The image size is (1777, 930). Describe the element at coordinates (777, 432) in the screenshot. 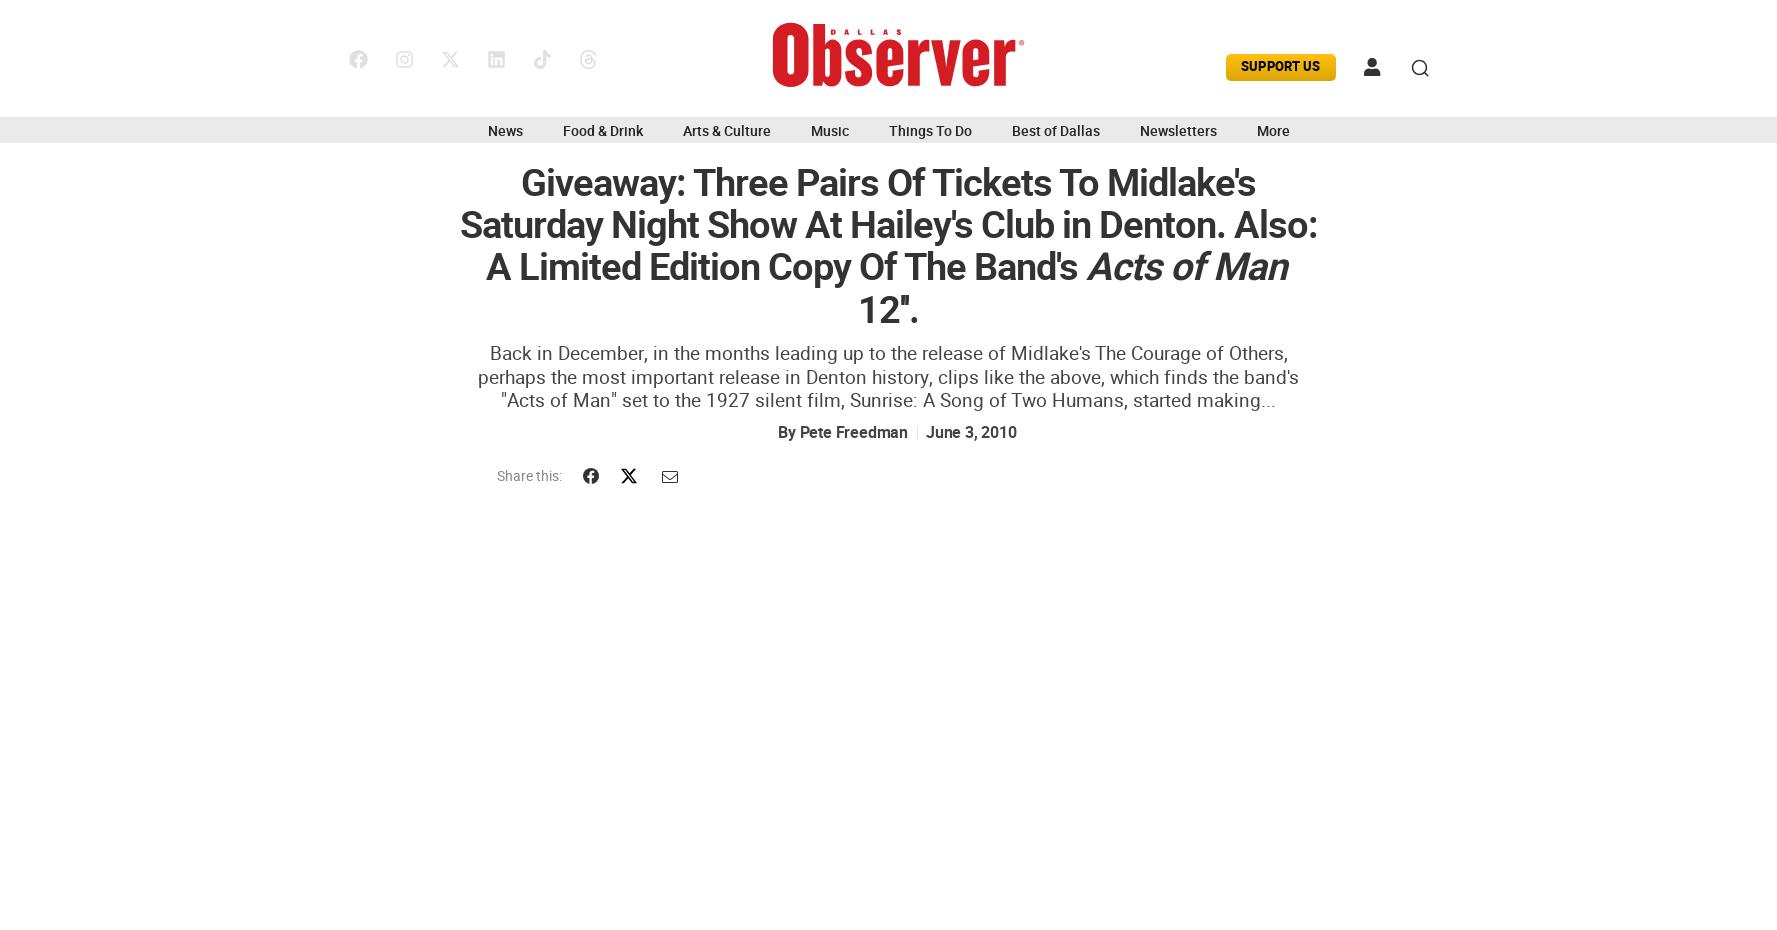

I see `'By'` at that location.